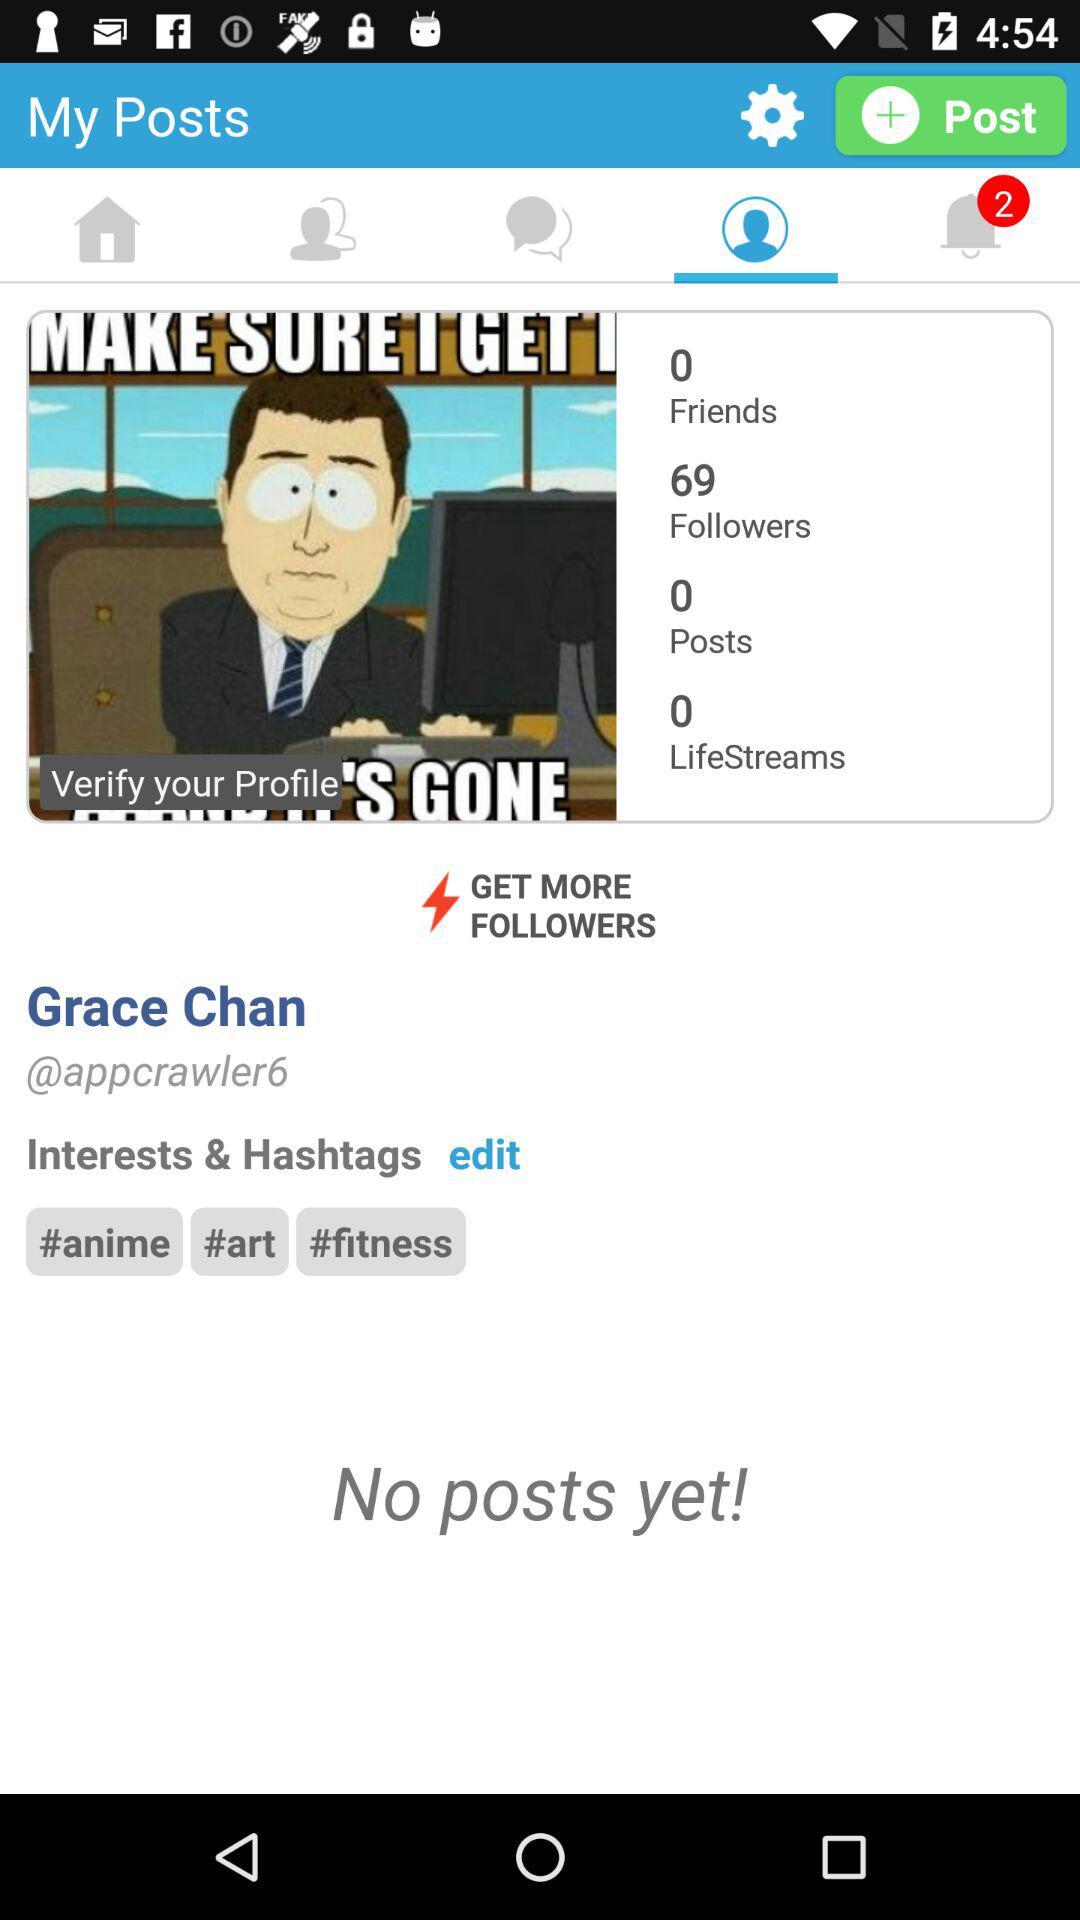 The width and height of the screenshot is (1080, 1920). What do you see at coordinates (238, 1240) in the screenshot?
I see `the item above no posts yet! item` at bounding box center [238, 1240].